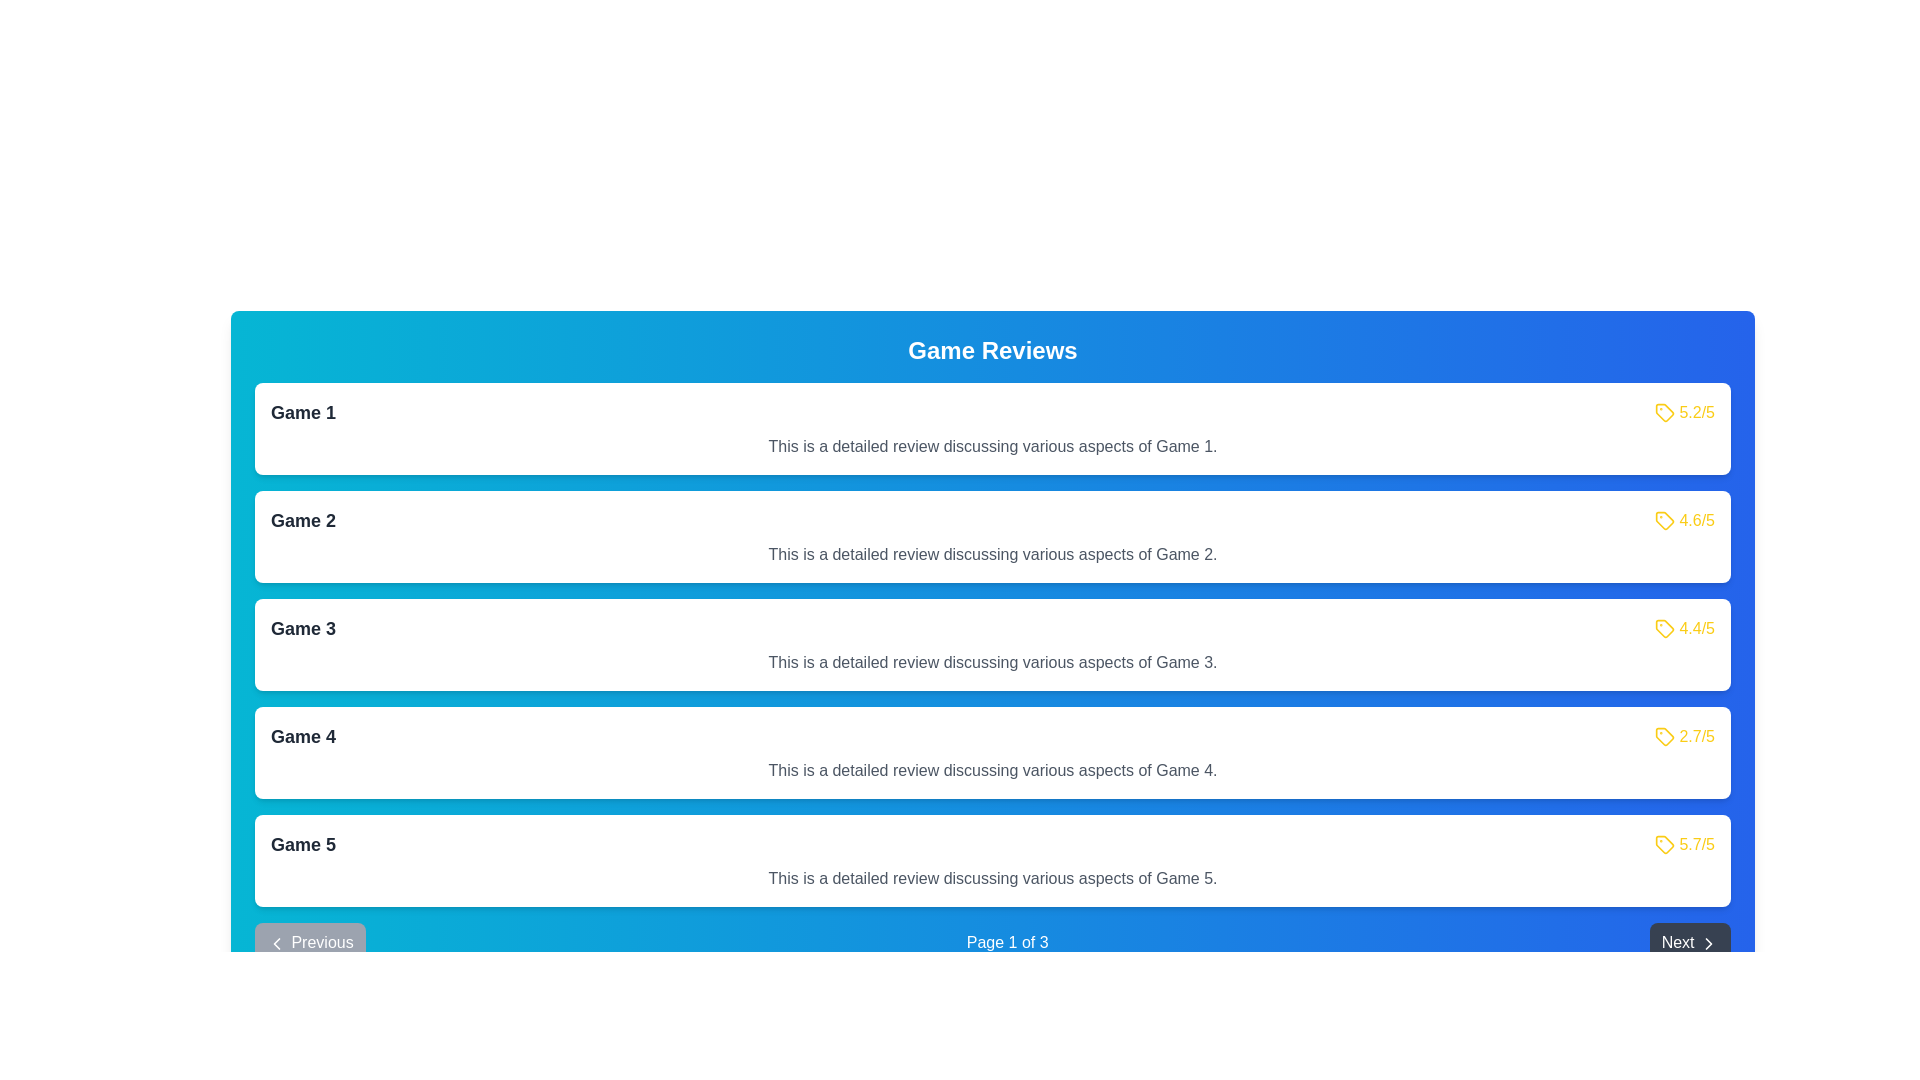 The height and width of the screenshot is (1080, 1920). What do you see at coordinates (993, 350) in the screenshot?
I see `the heading with bold, white text that reads 'Game Reviews', which is styled with a large font size and positioned at the top of the section within a gradient blue background` at bounding box center [993, 350].